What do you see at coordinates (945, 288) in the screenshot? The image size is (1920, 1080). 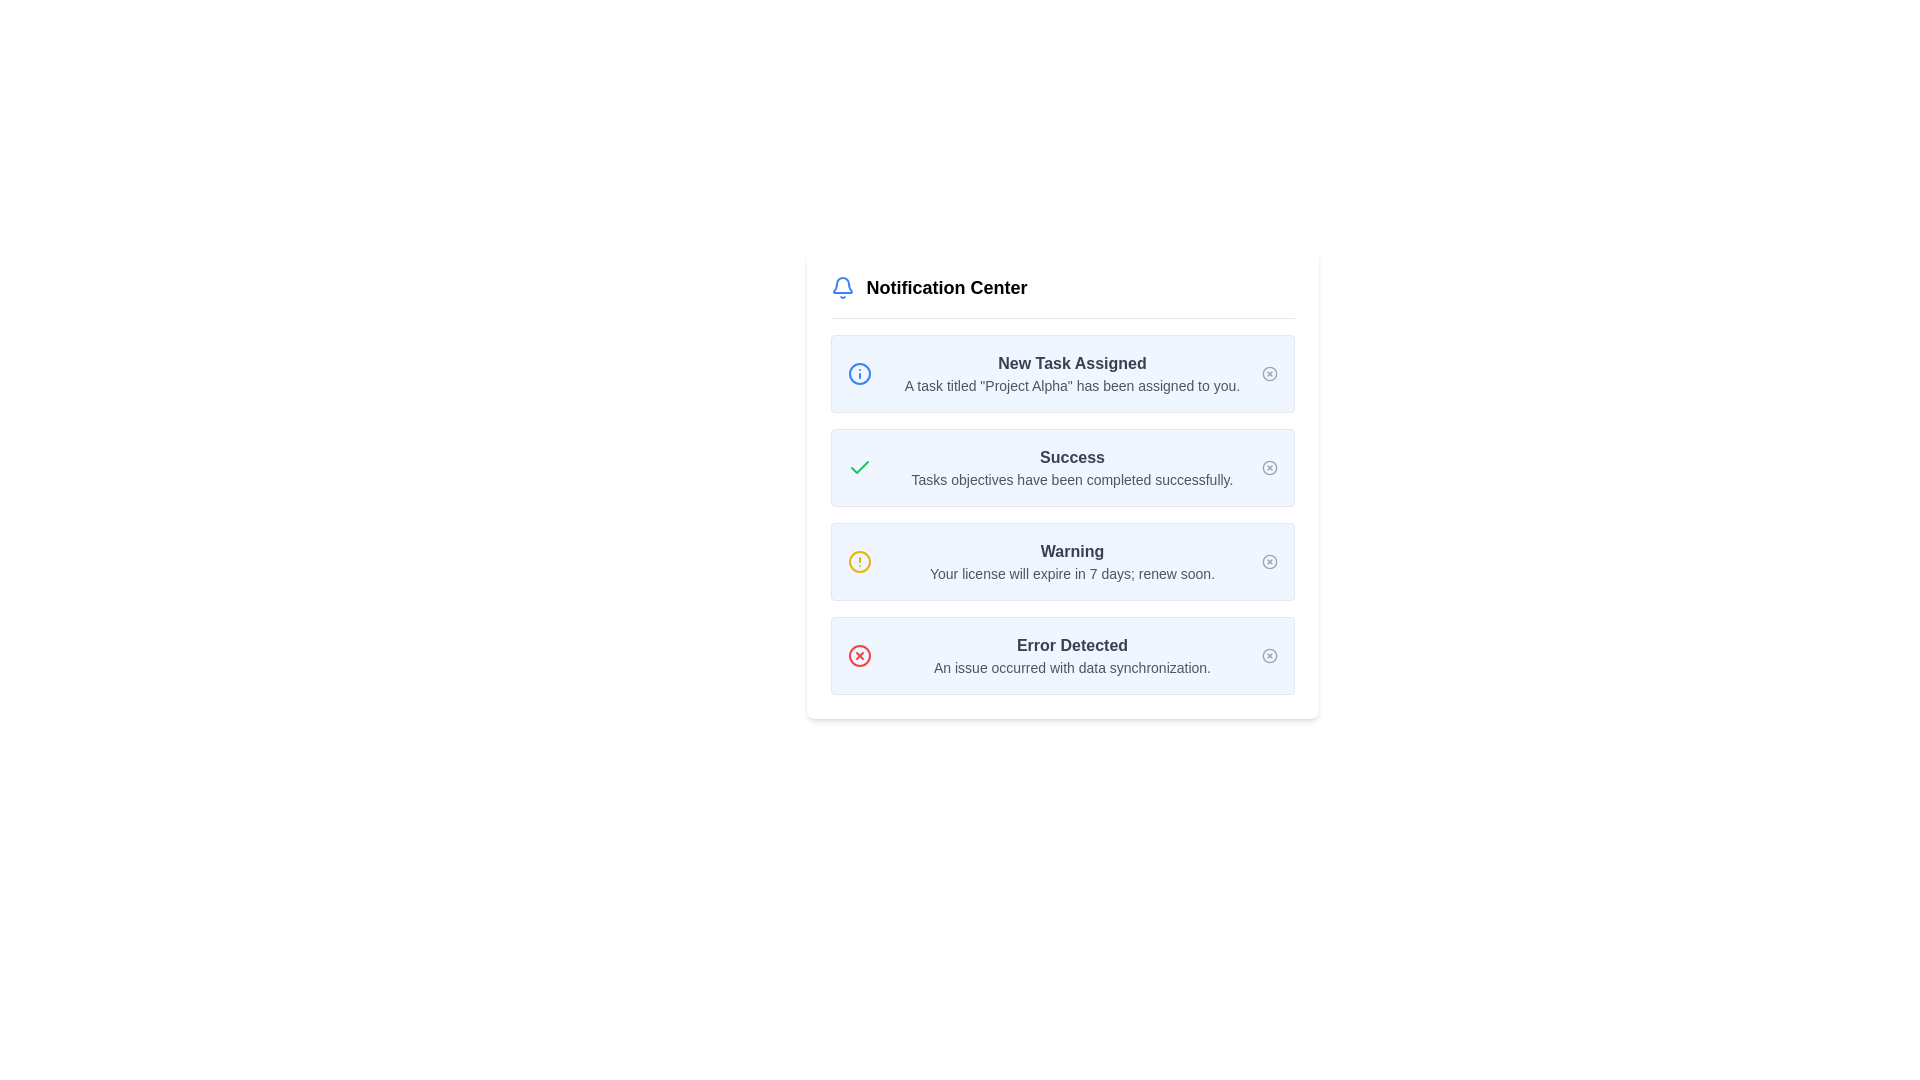 I see `the 'Notification Center' text label, which is prominently displayed in bold and large font within the header section of the notification panel, located next to a bell icon` at bounding box center [945, 288].